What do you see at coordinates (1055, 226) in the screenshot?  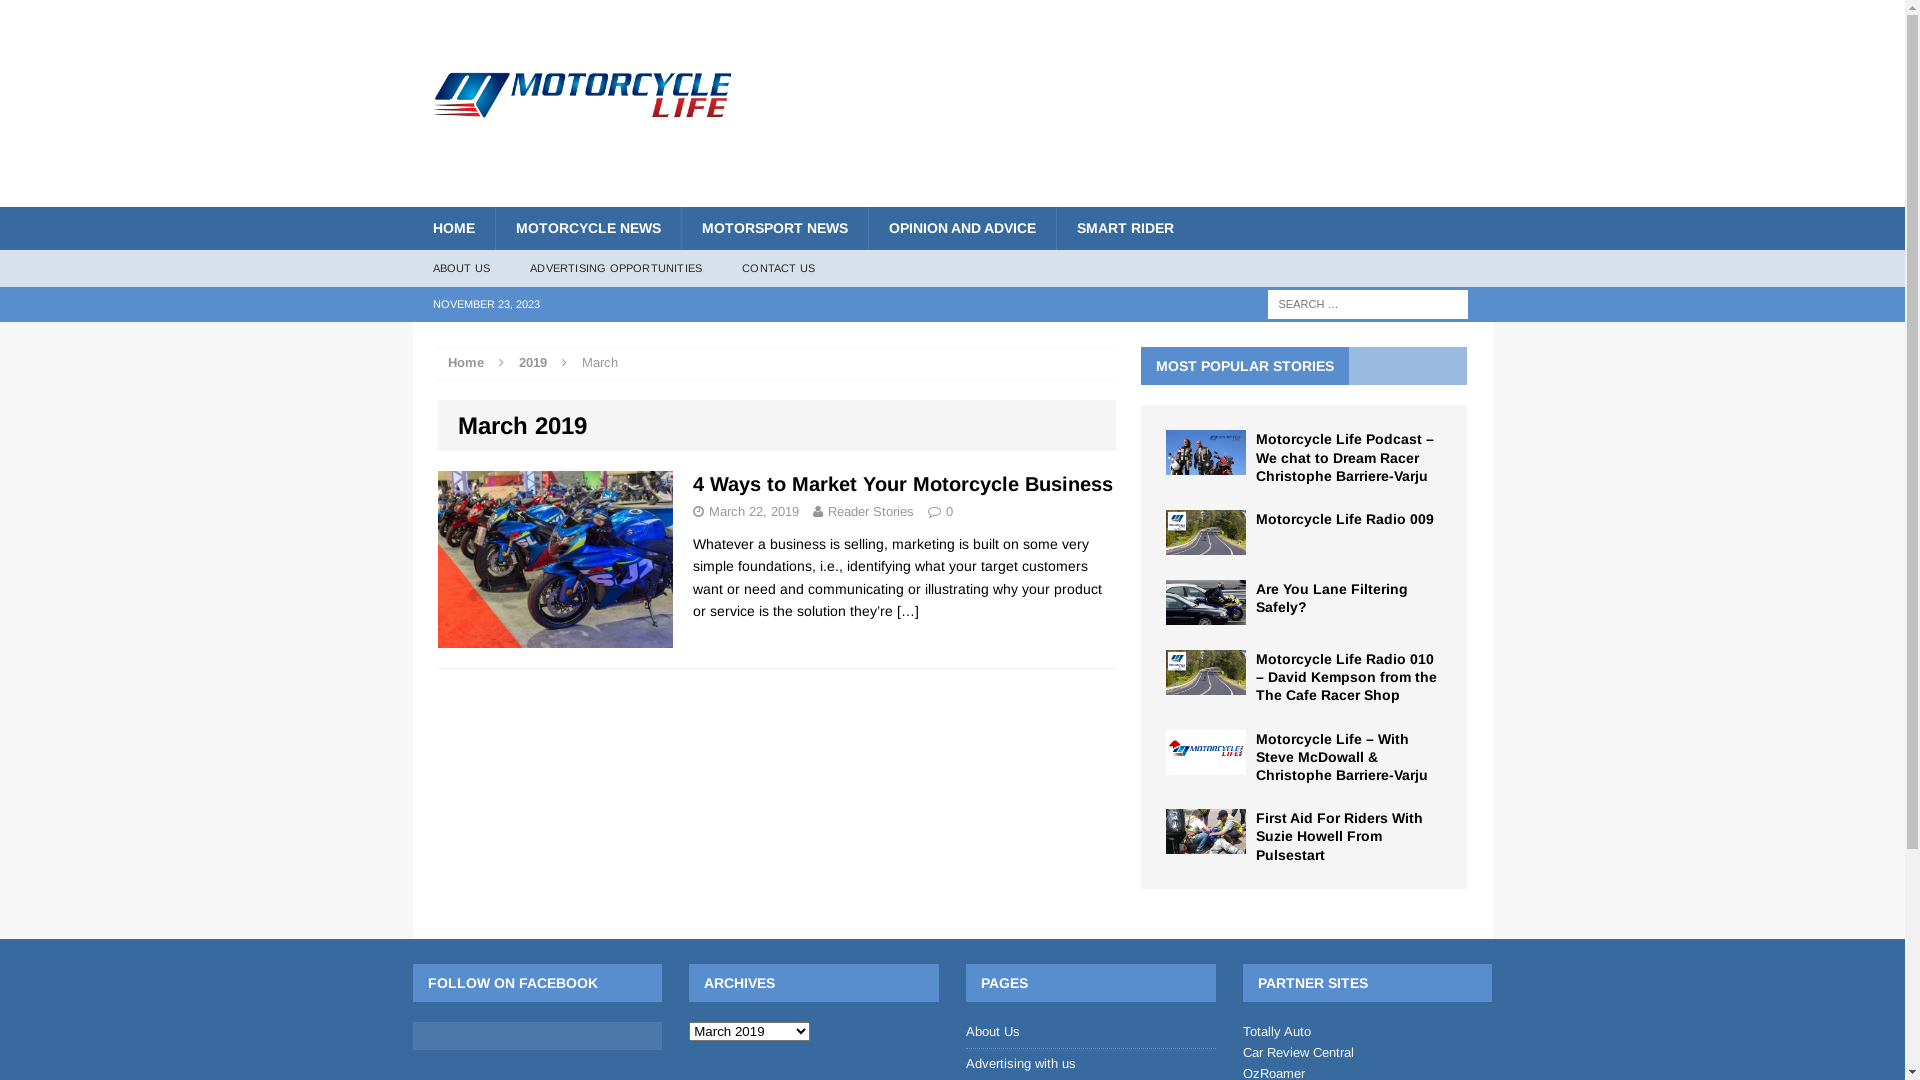 I see `'SMART RIDER'` at bounding box center [1055, 226].